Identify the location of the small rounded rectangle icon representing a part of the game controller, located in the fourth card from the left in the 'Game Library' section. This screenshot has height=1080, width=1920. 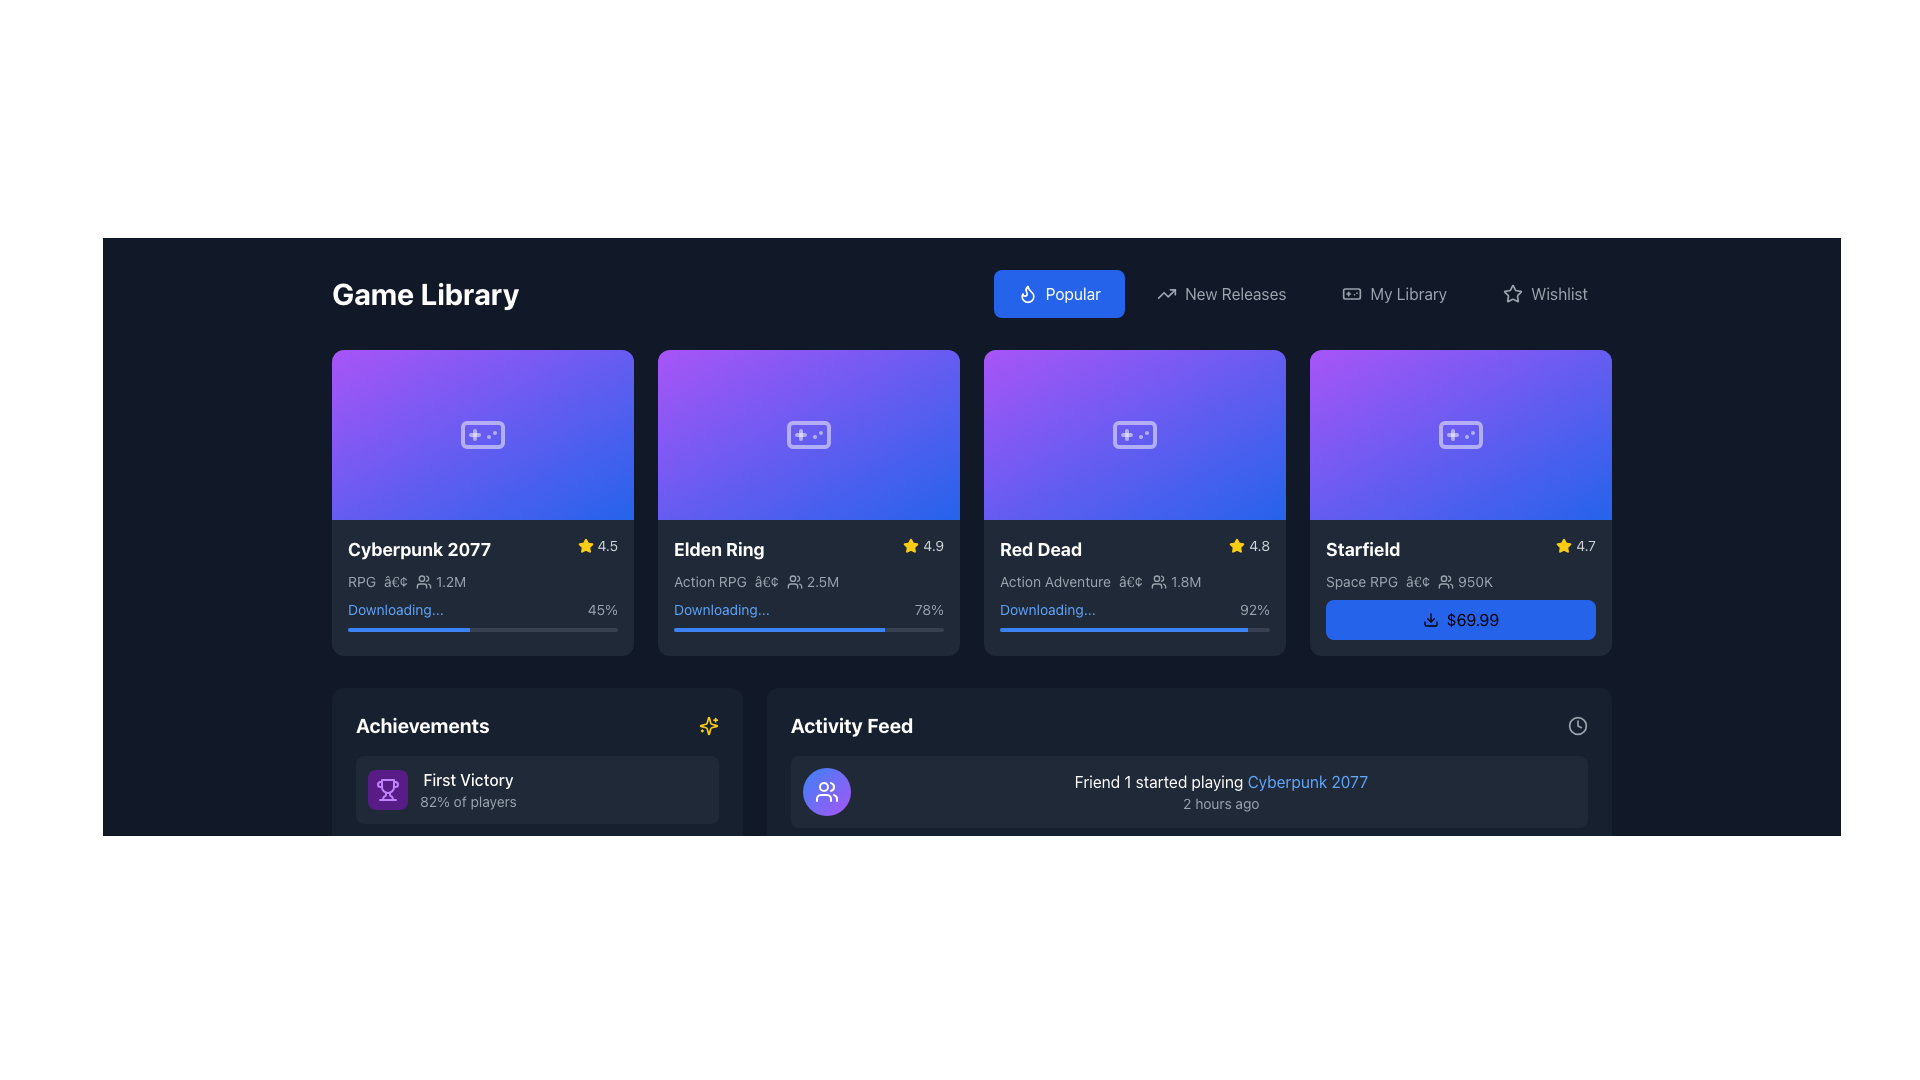
(1460, 433).